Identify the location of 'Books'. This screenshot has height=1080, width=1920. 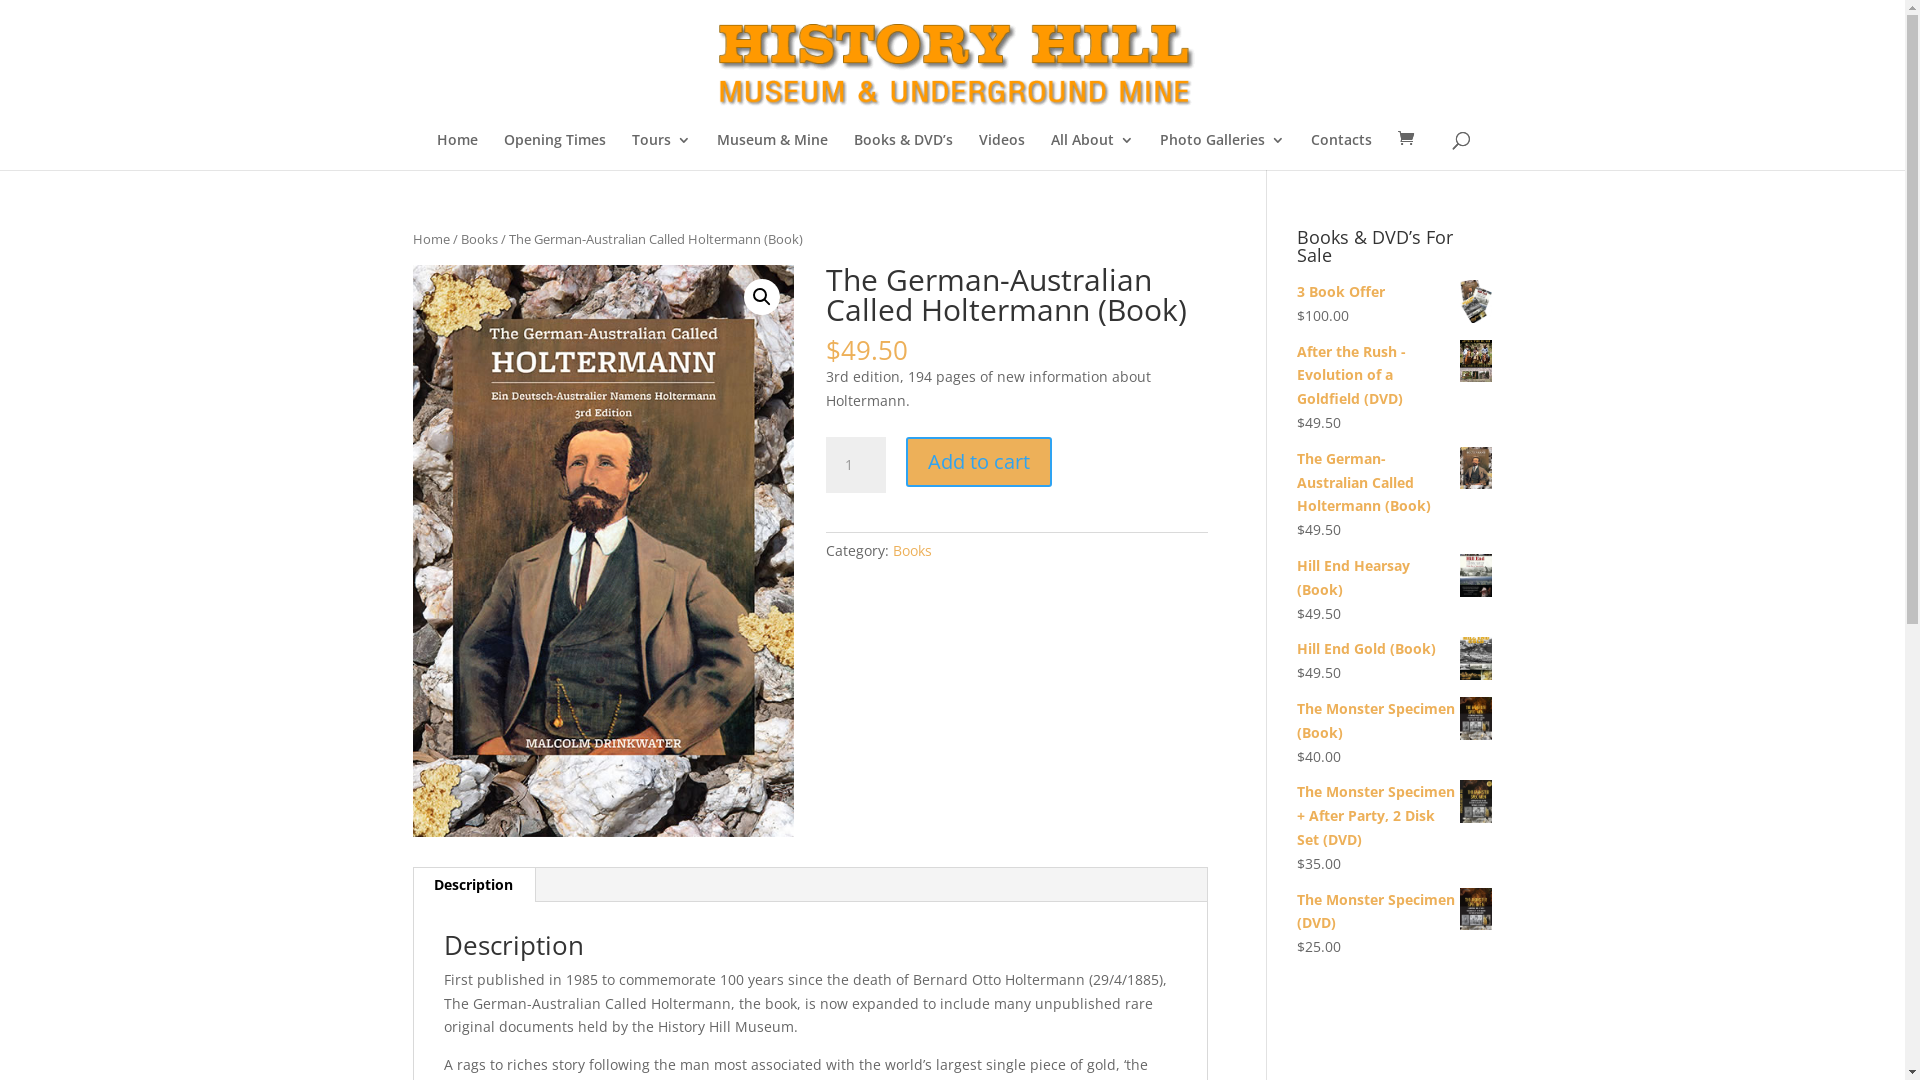
(477, 238).